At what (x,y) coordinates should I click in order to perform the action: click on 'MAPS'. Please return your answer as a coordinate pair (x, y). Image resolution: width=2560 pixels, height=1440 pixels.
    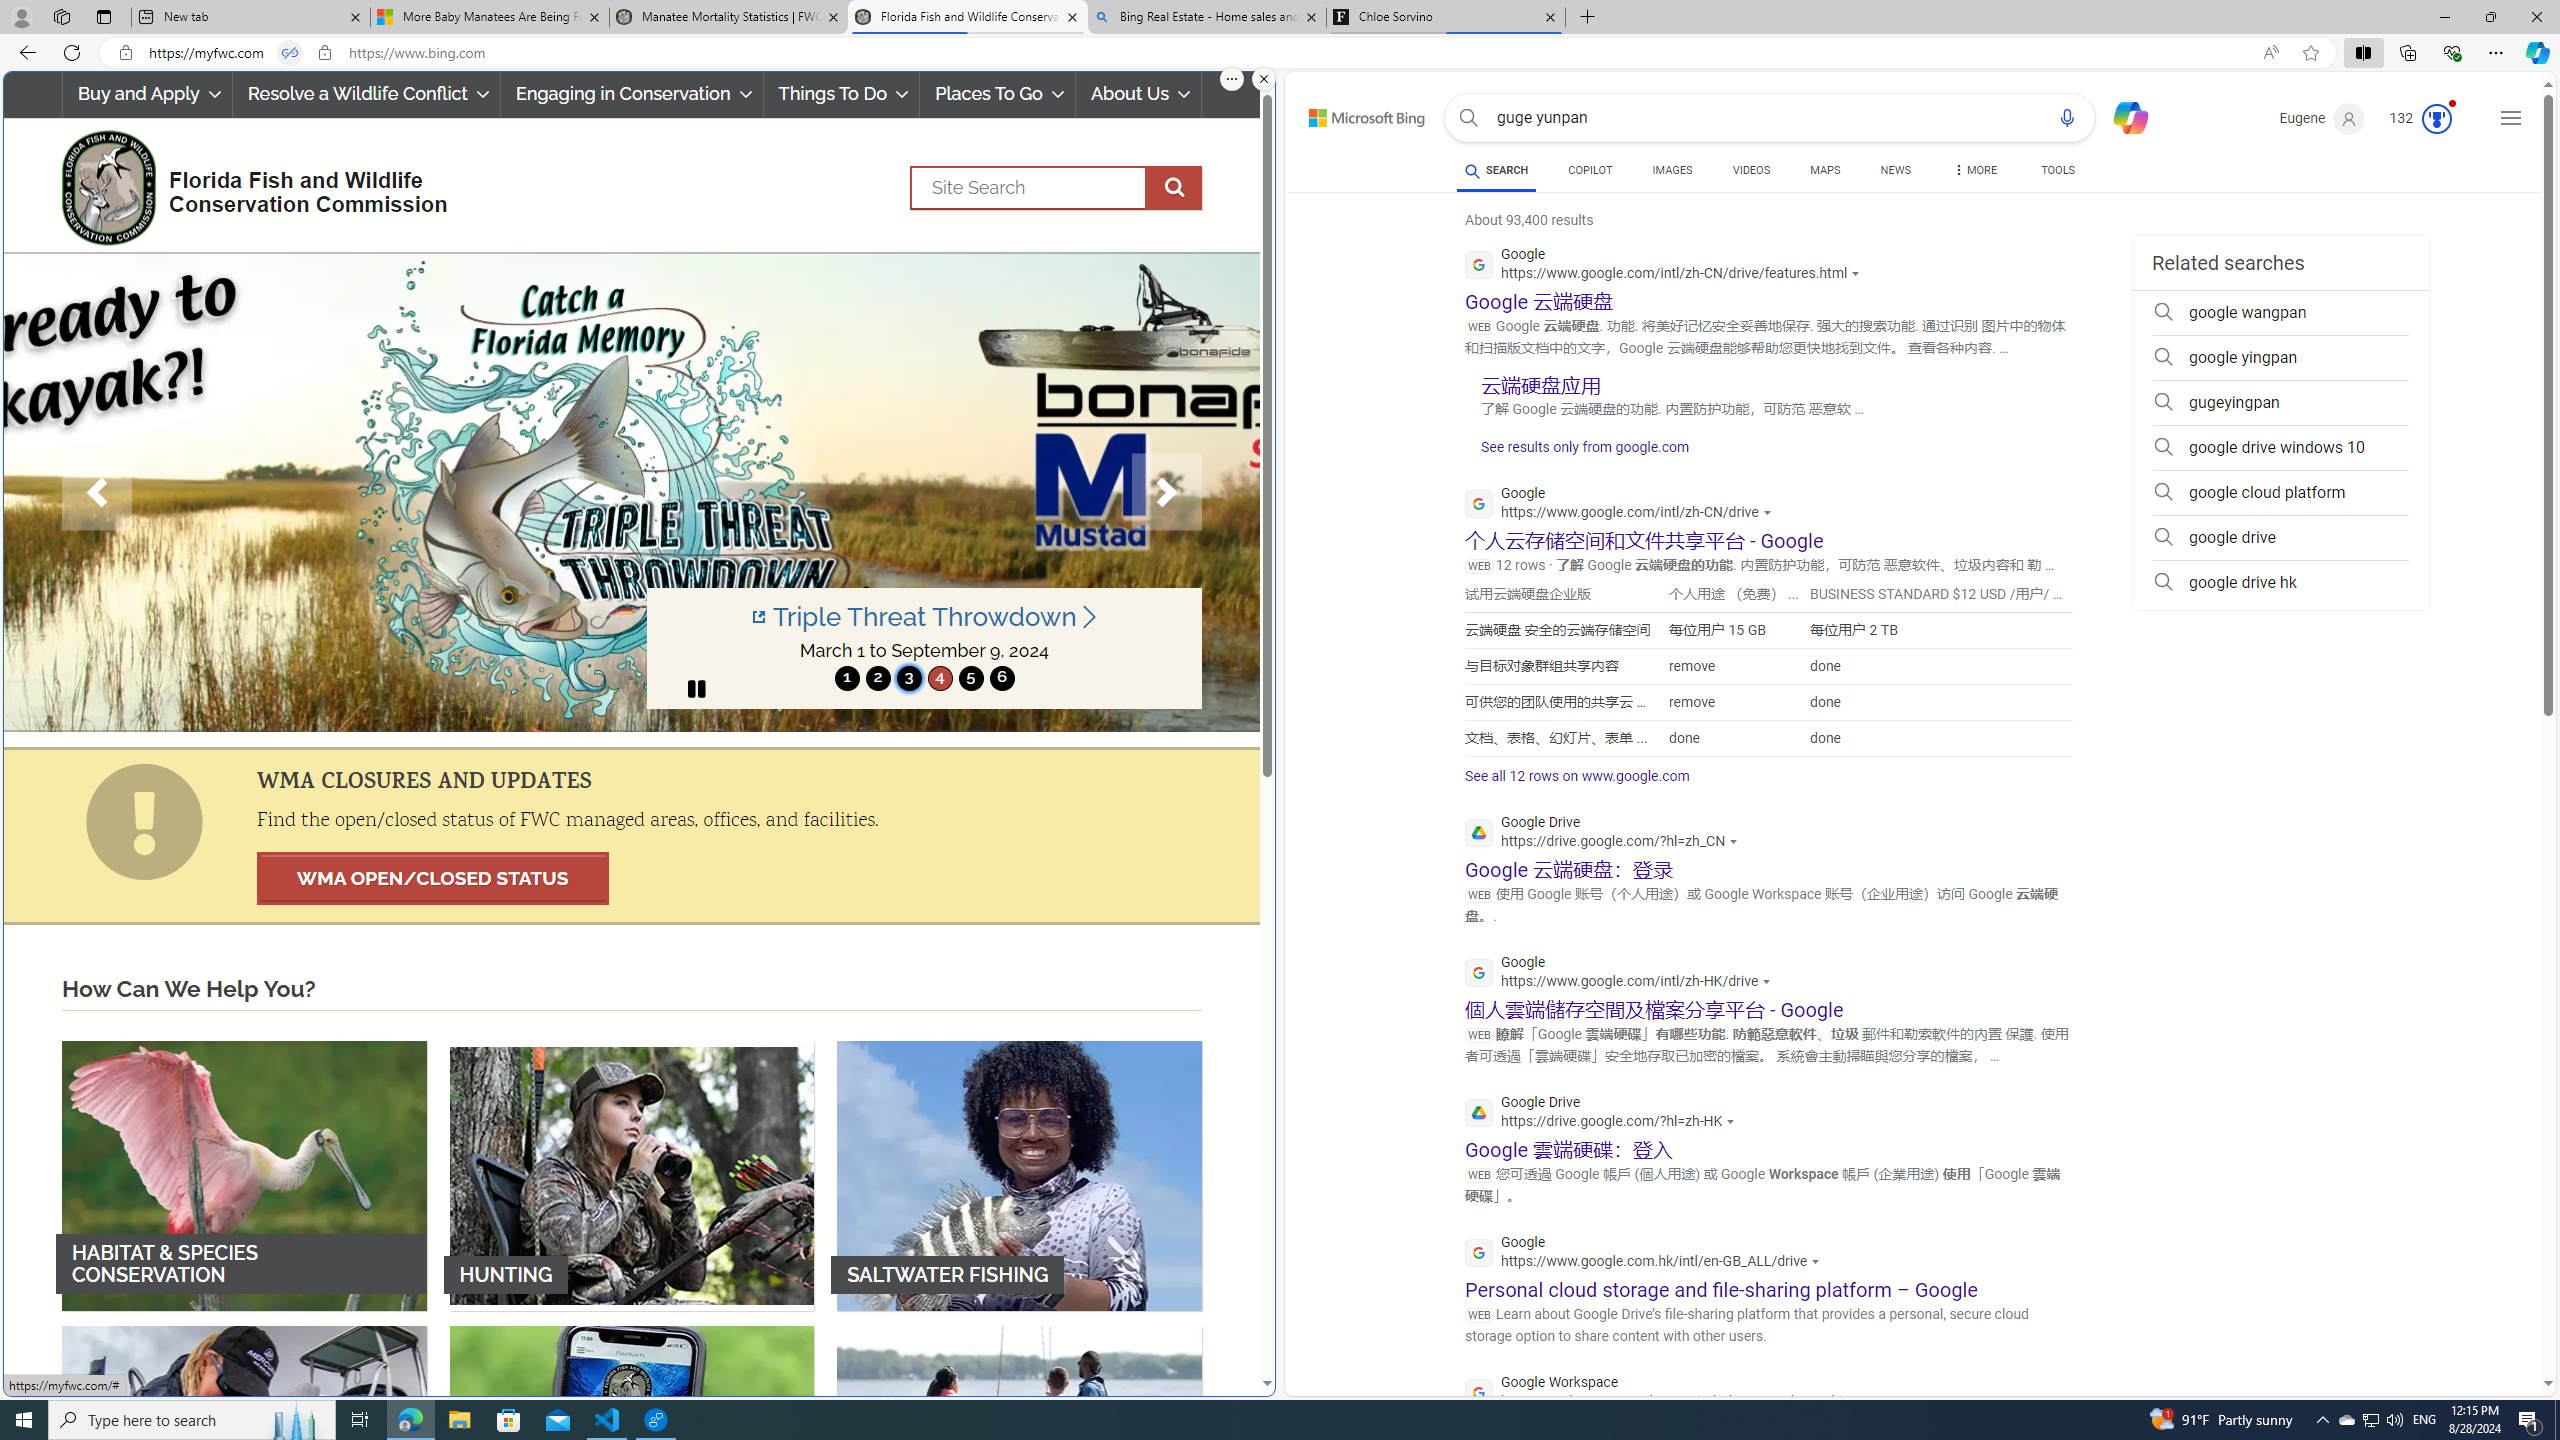
    Looking at the image, I should click on (1825, 172).